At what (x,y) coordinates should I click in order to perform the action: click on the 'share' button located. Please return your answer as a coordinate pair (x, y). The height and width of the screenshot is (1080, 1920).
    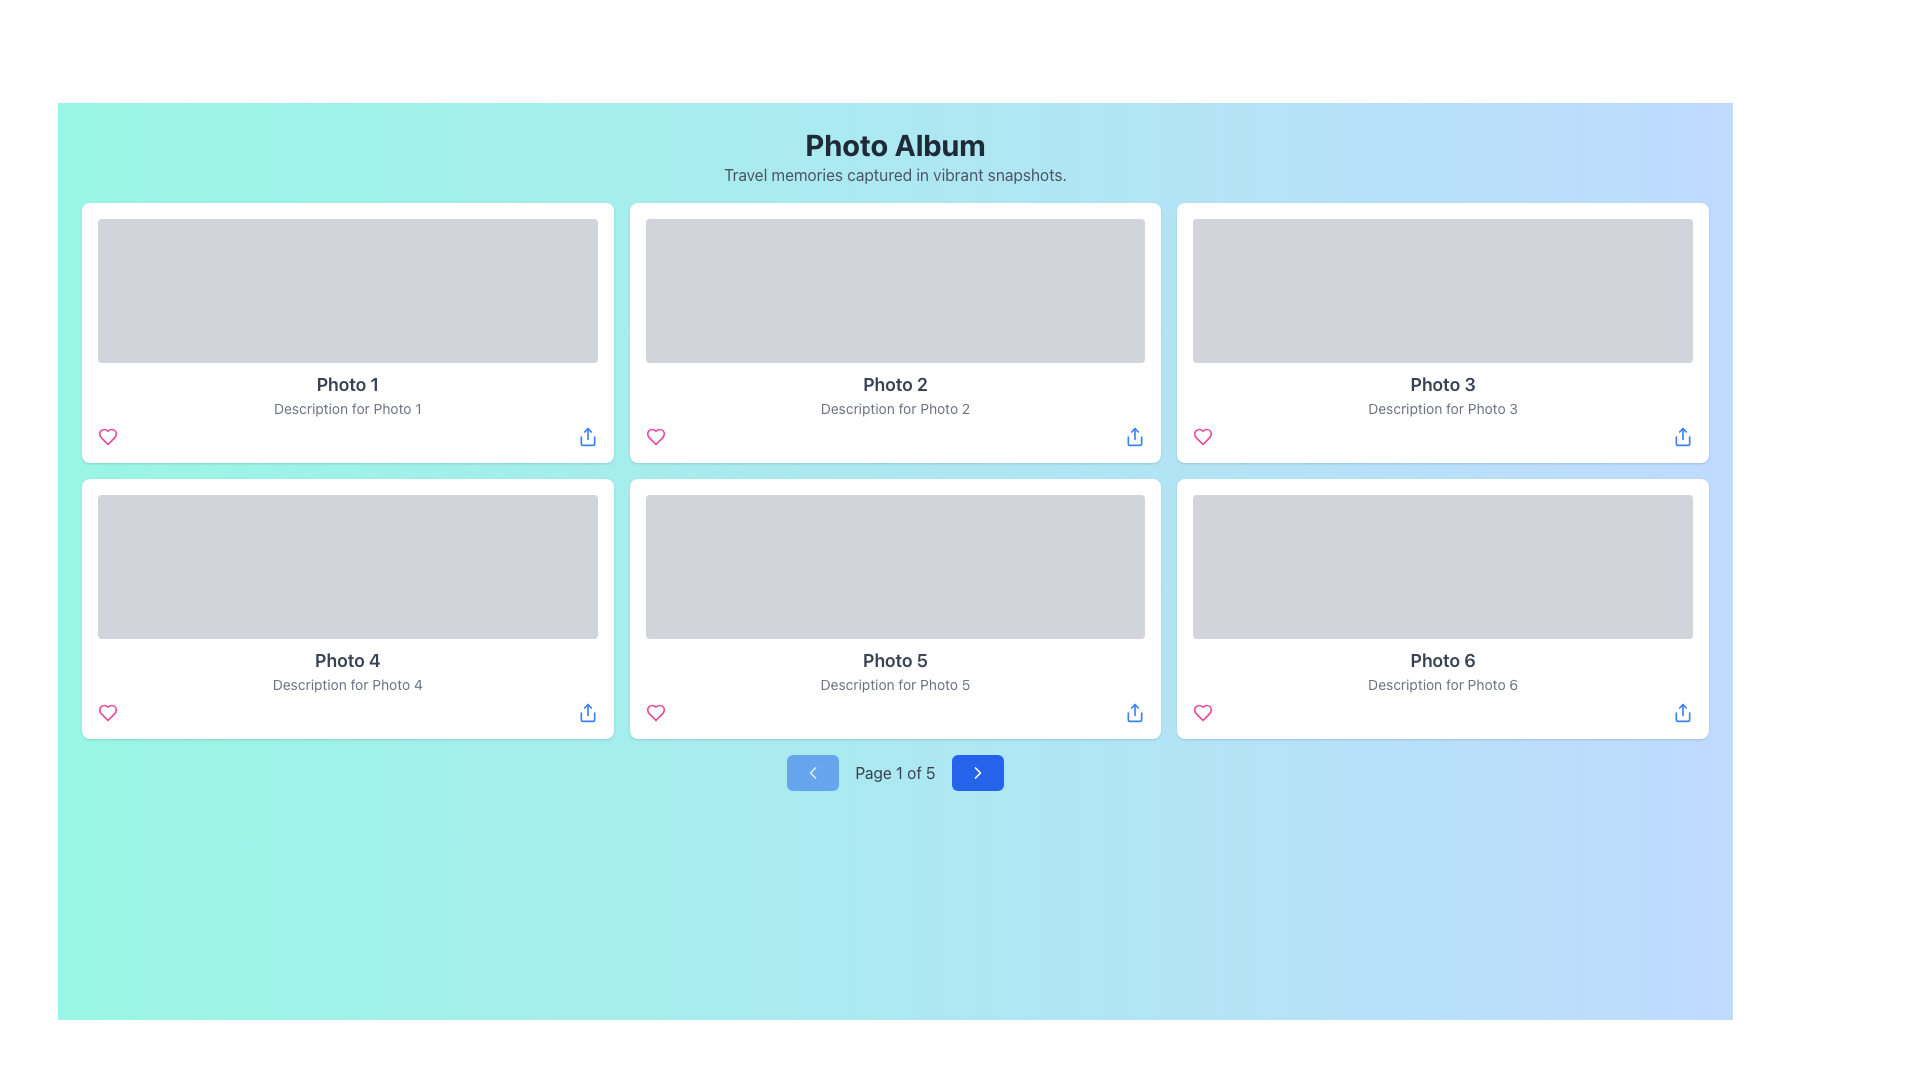
    Looking at the image, I should click on (1134, 712).